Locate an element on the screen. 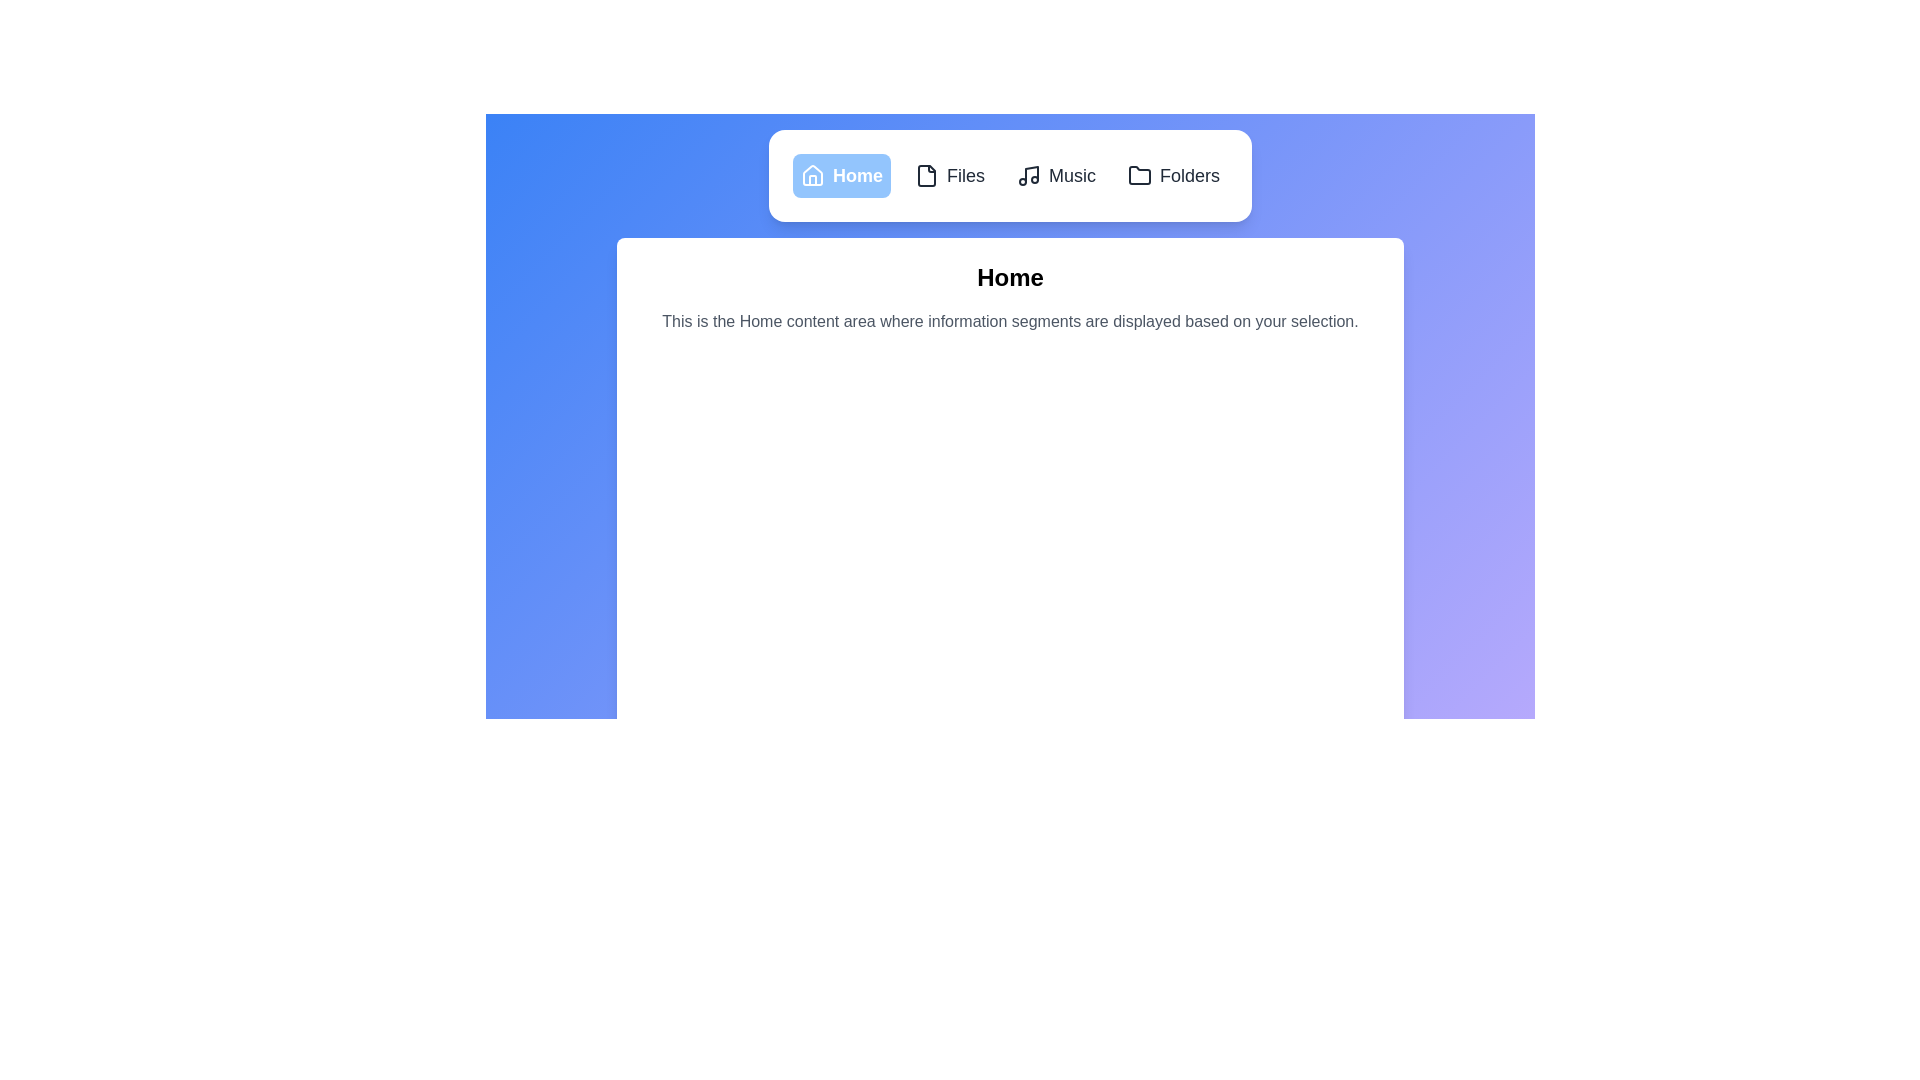  the Home tab to observe visual feedback is located at coordinates (841, 175).